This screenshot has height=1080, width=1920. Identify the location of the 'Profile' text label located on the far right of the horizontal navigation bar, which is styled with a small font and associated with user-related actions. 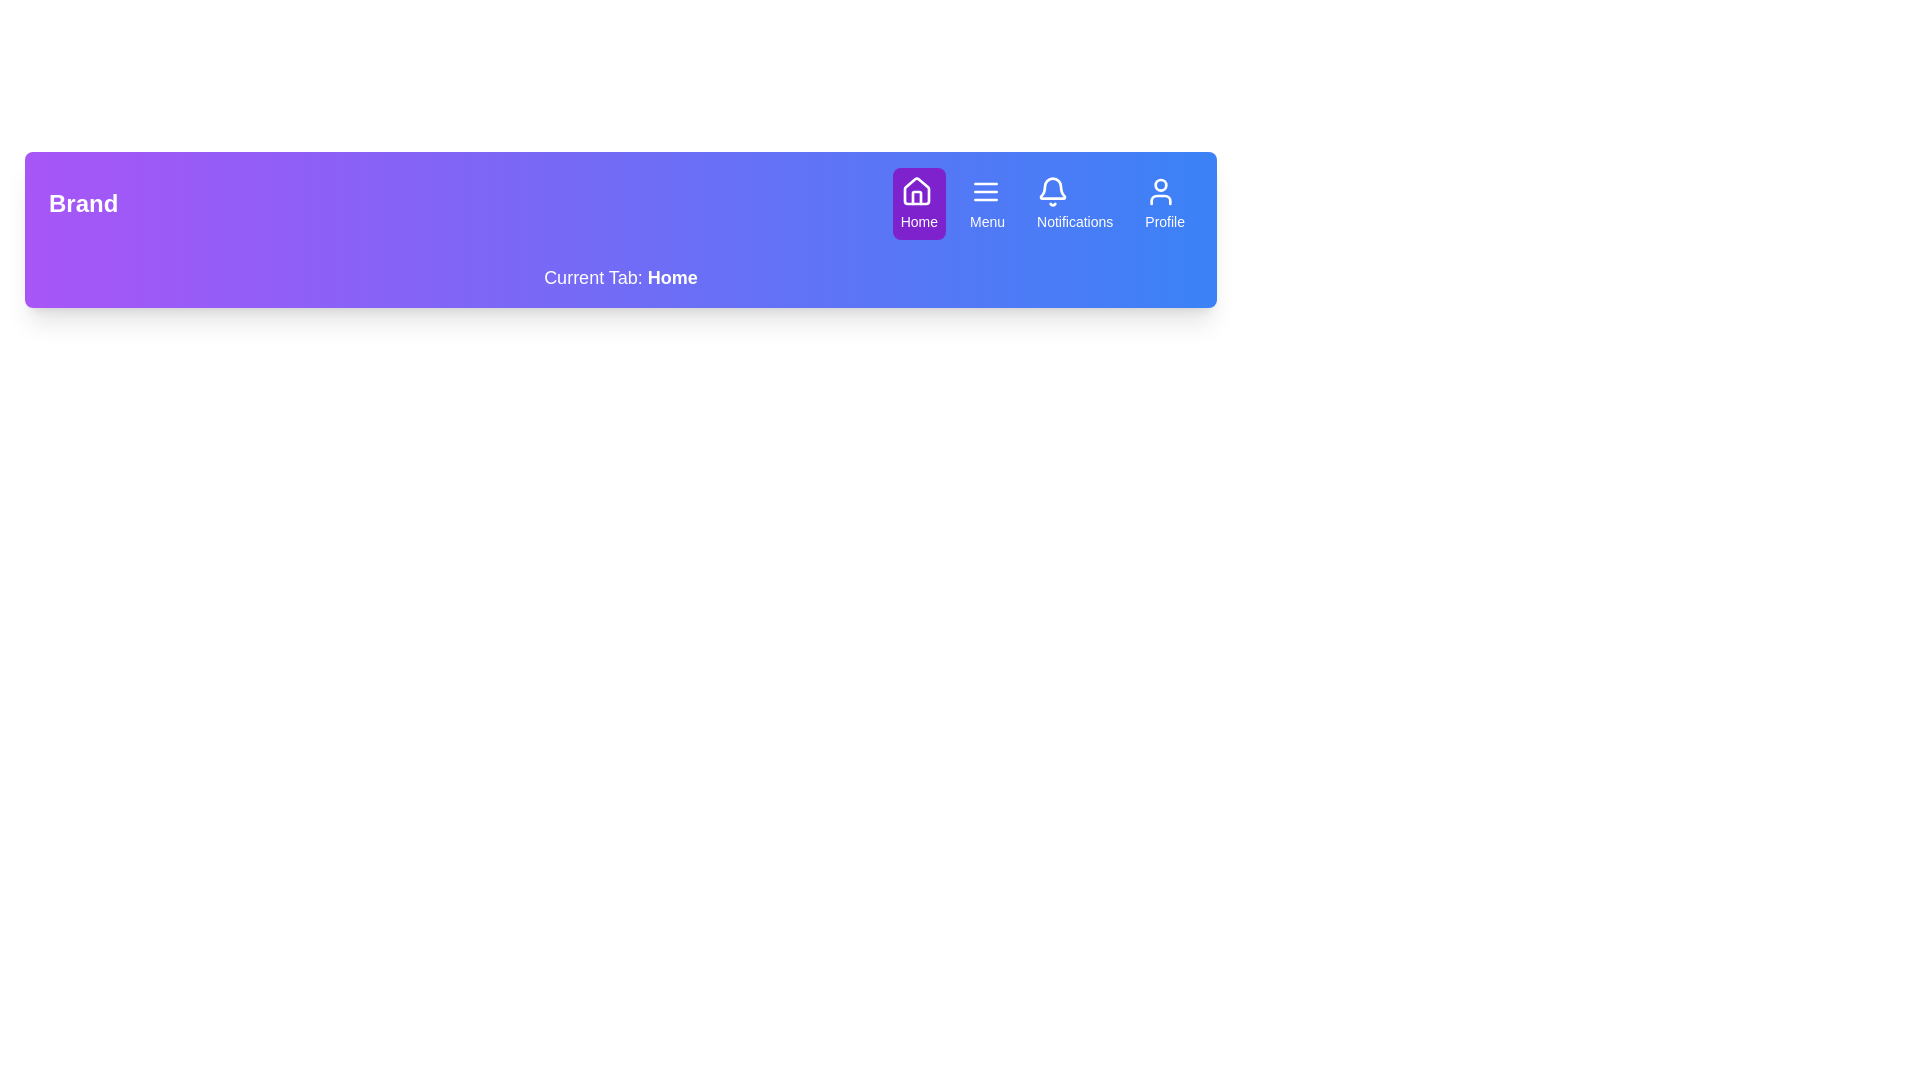
(1165, 222).